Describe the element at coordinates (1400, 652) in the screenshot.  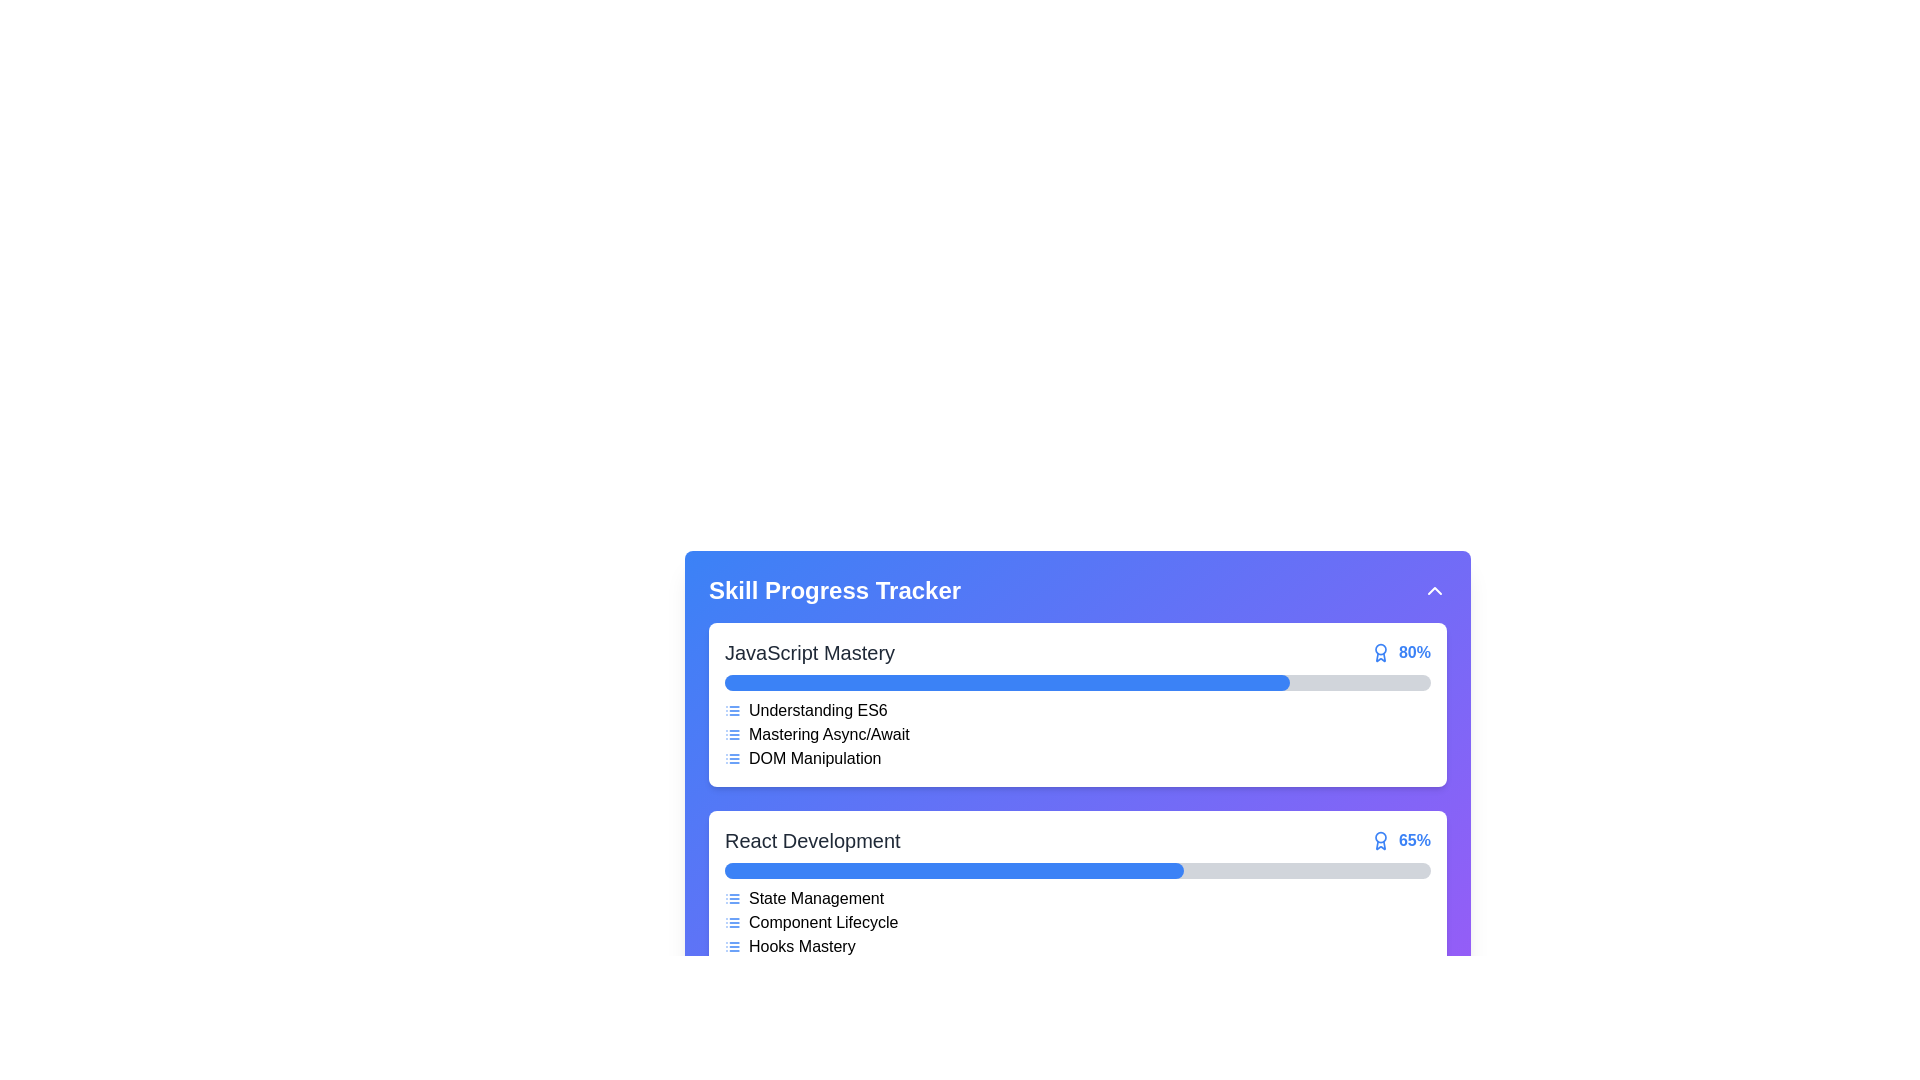
I see `static text label displaying '80%' in bold blue font, which indicates the progress of the 'JavaScript Mastery' section, located to the right of the section's header` at that location.